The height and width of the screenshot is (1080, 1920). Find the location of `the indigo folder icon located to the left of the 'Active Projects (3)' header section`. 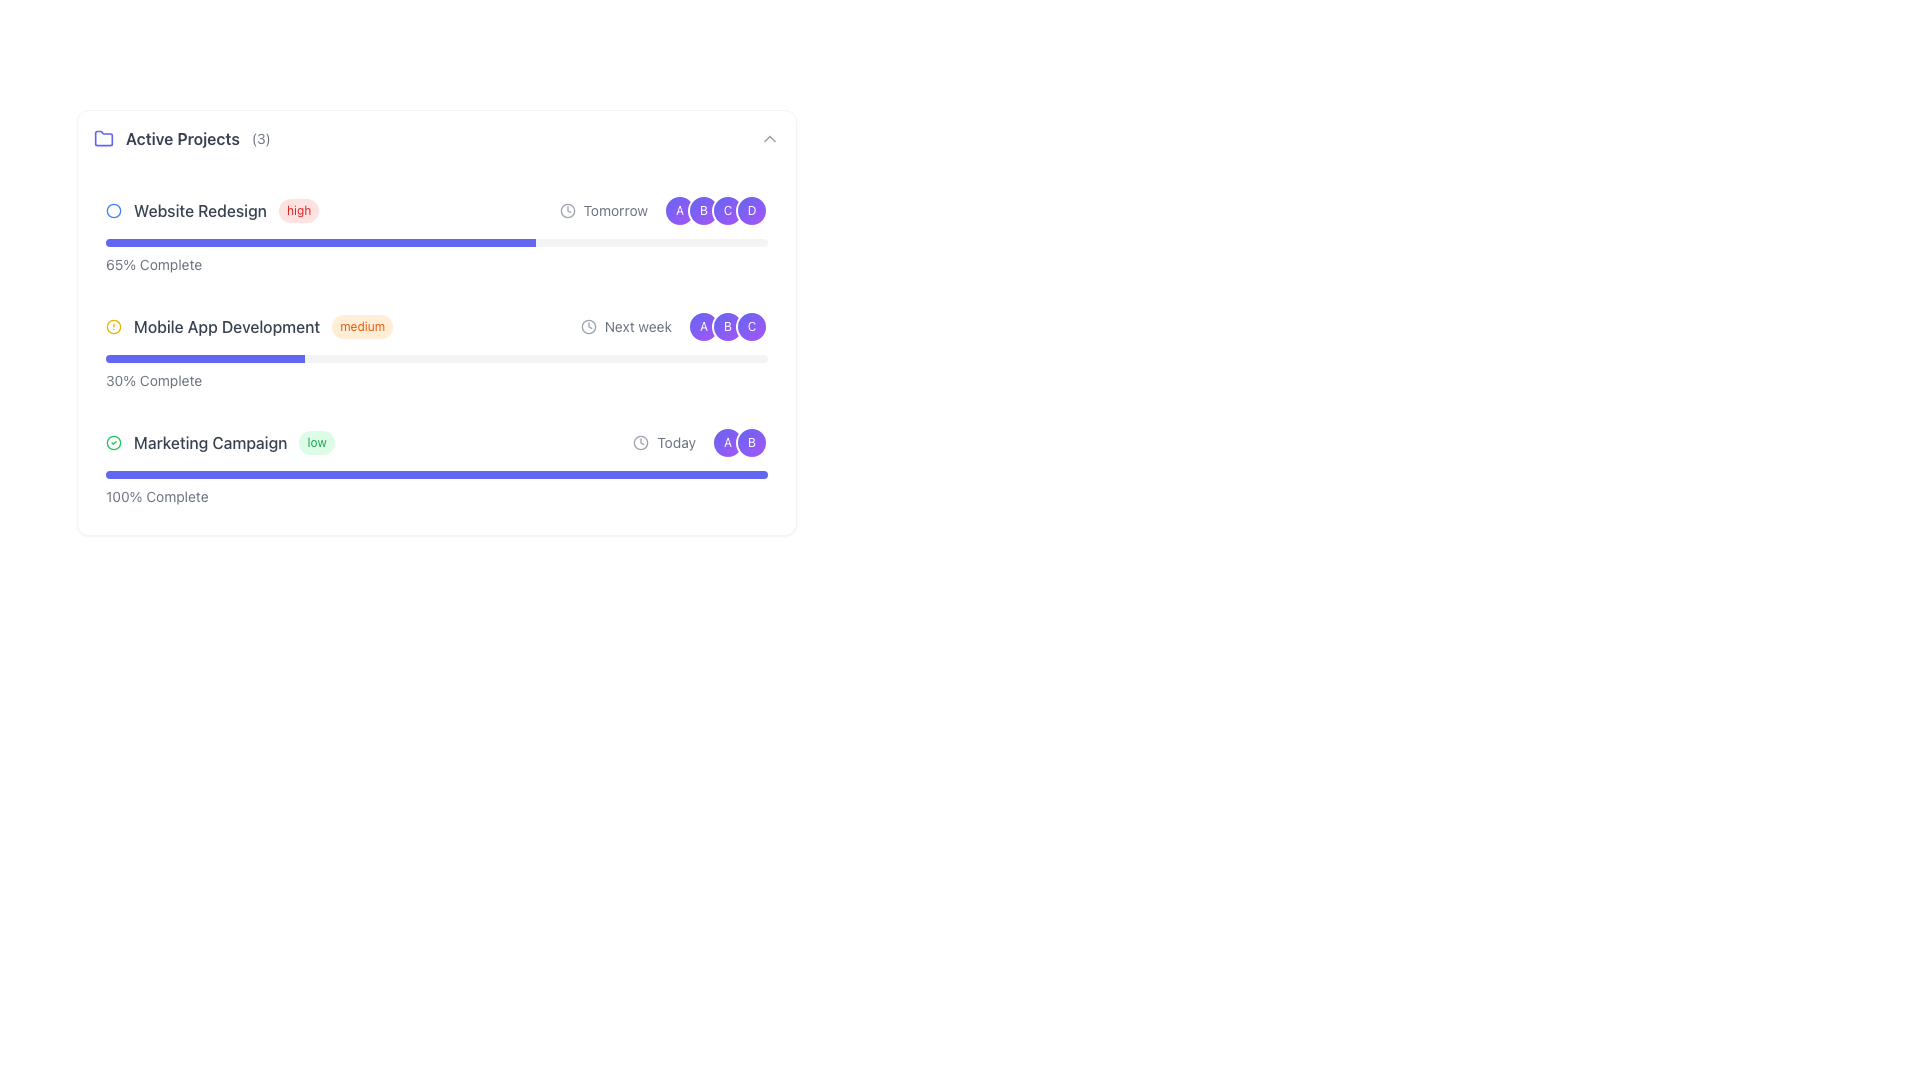

the indigo folder icon located to the left of the 'Active Projects (3)' header section is located at coordinates (103, 137).